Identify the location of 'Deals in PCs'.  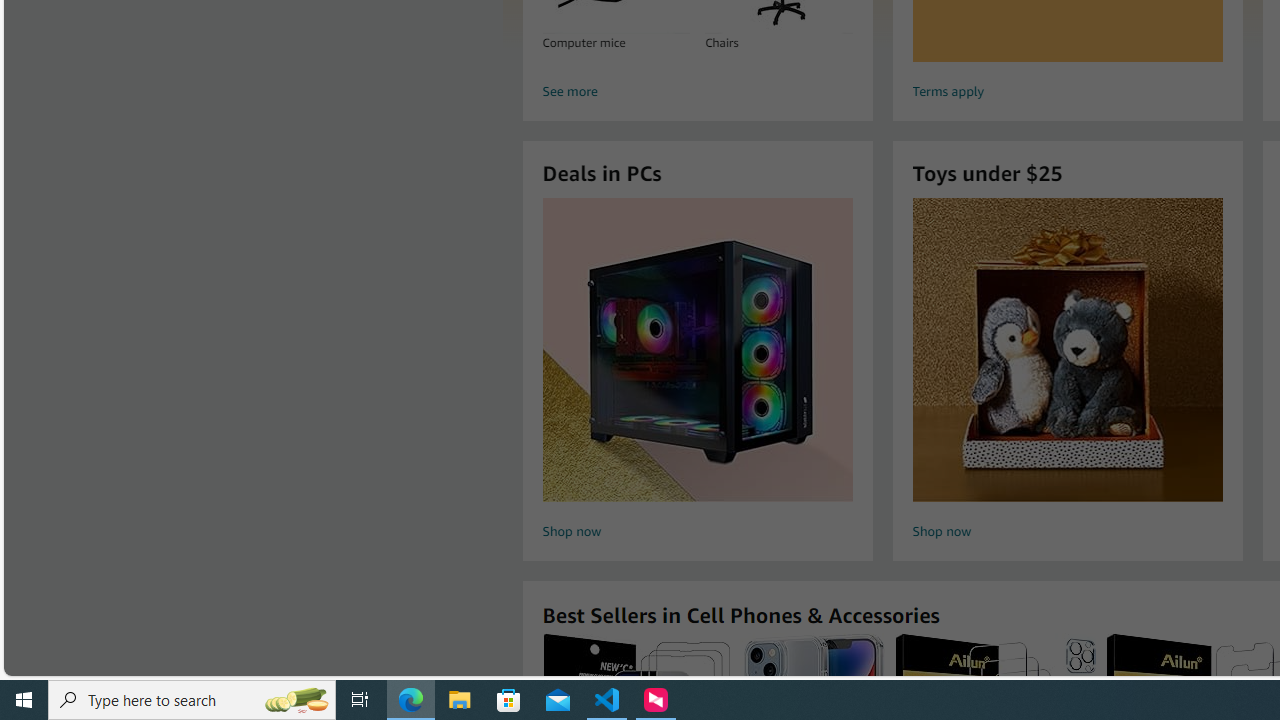
(697, 348).